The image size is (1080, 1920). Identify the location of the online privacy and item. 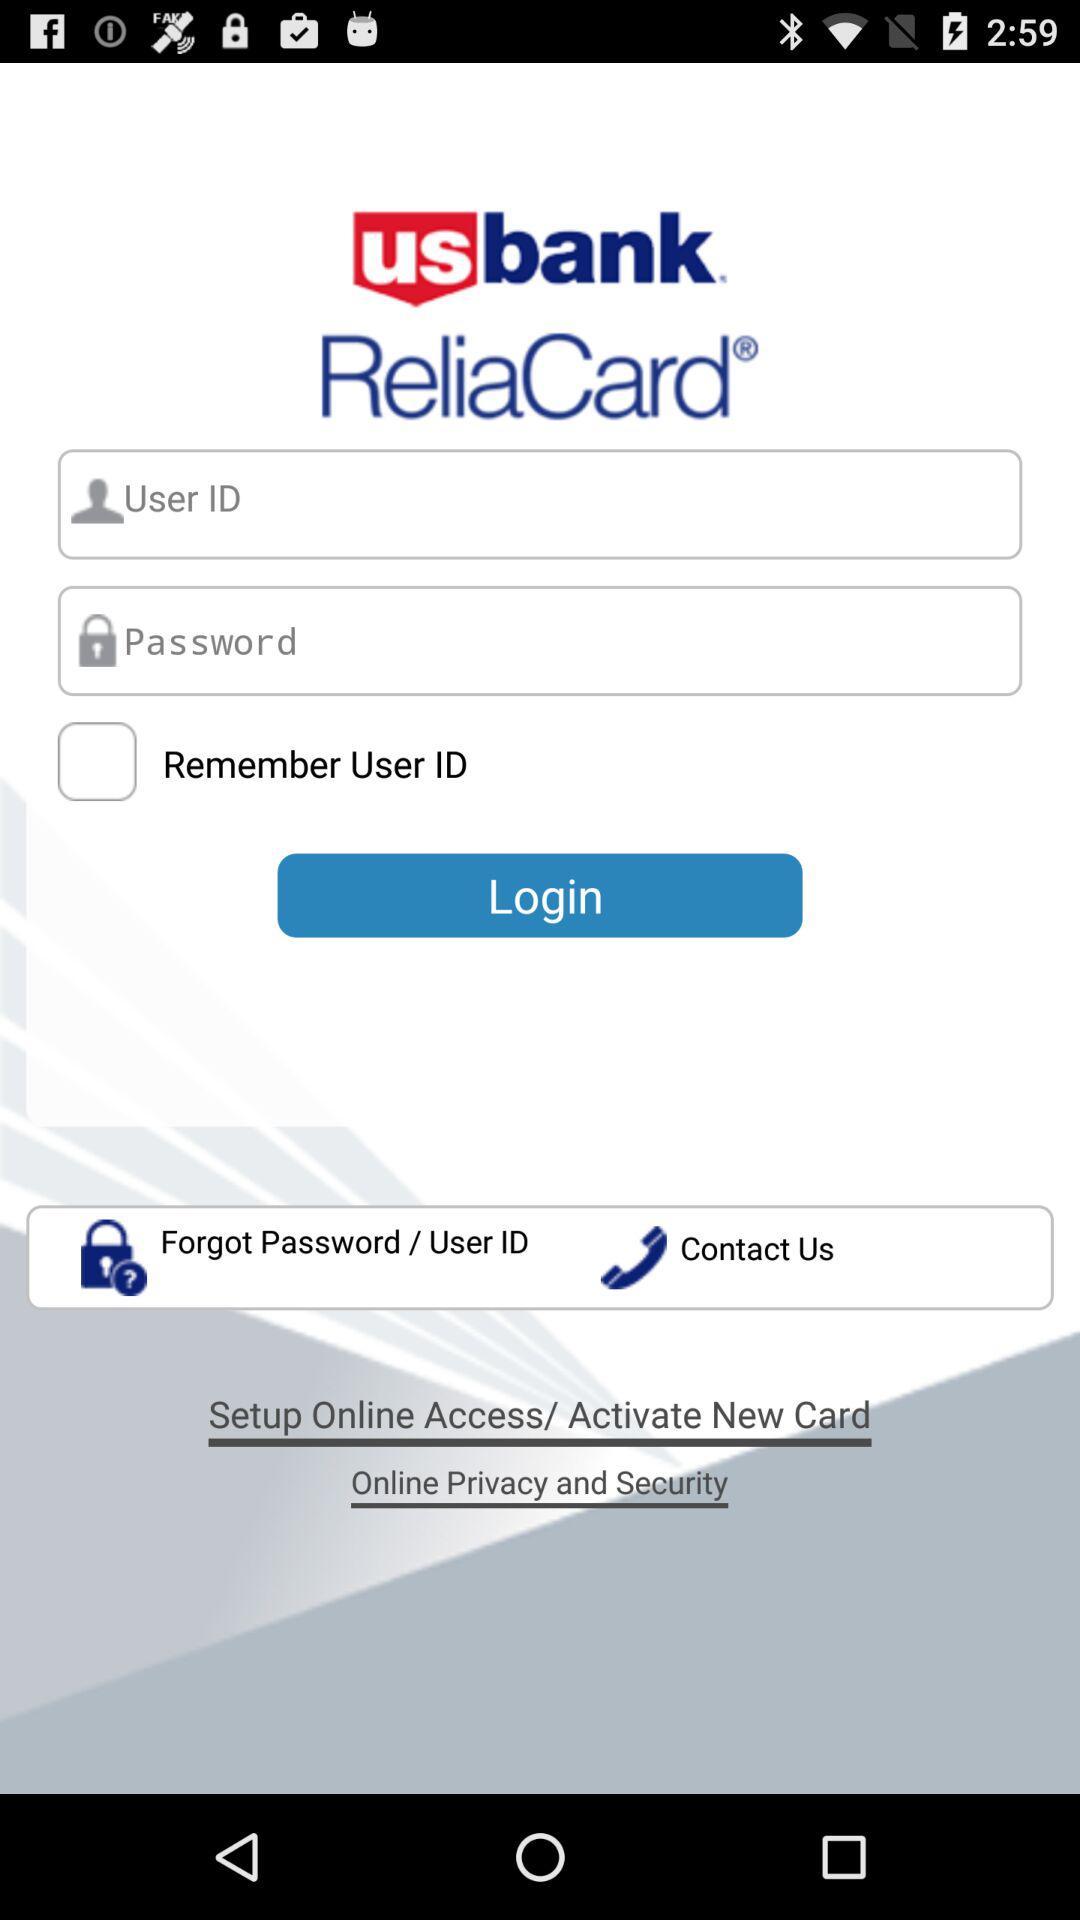
(538, 1481).